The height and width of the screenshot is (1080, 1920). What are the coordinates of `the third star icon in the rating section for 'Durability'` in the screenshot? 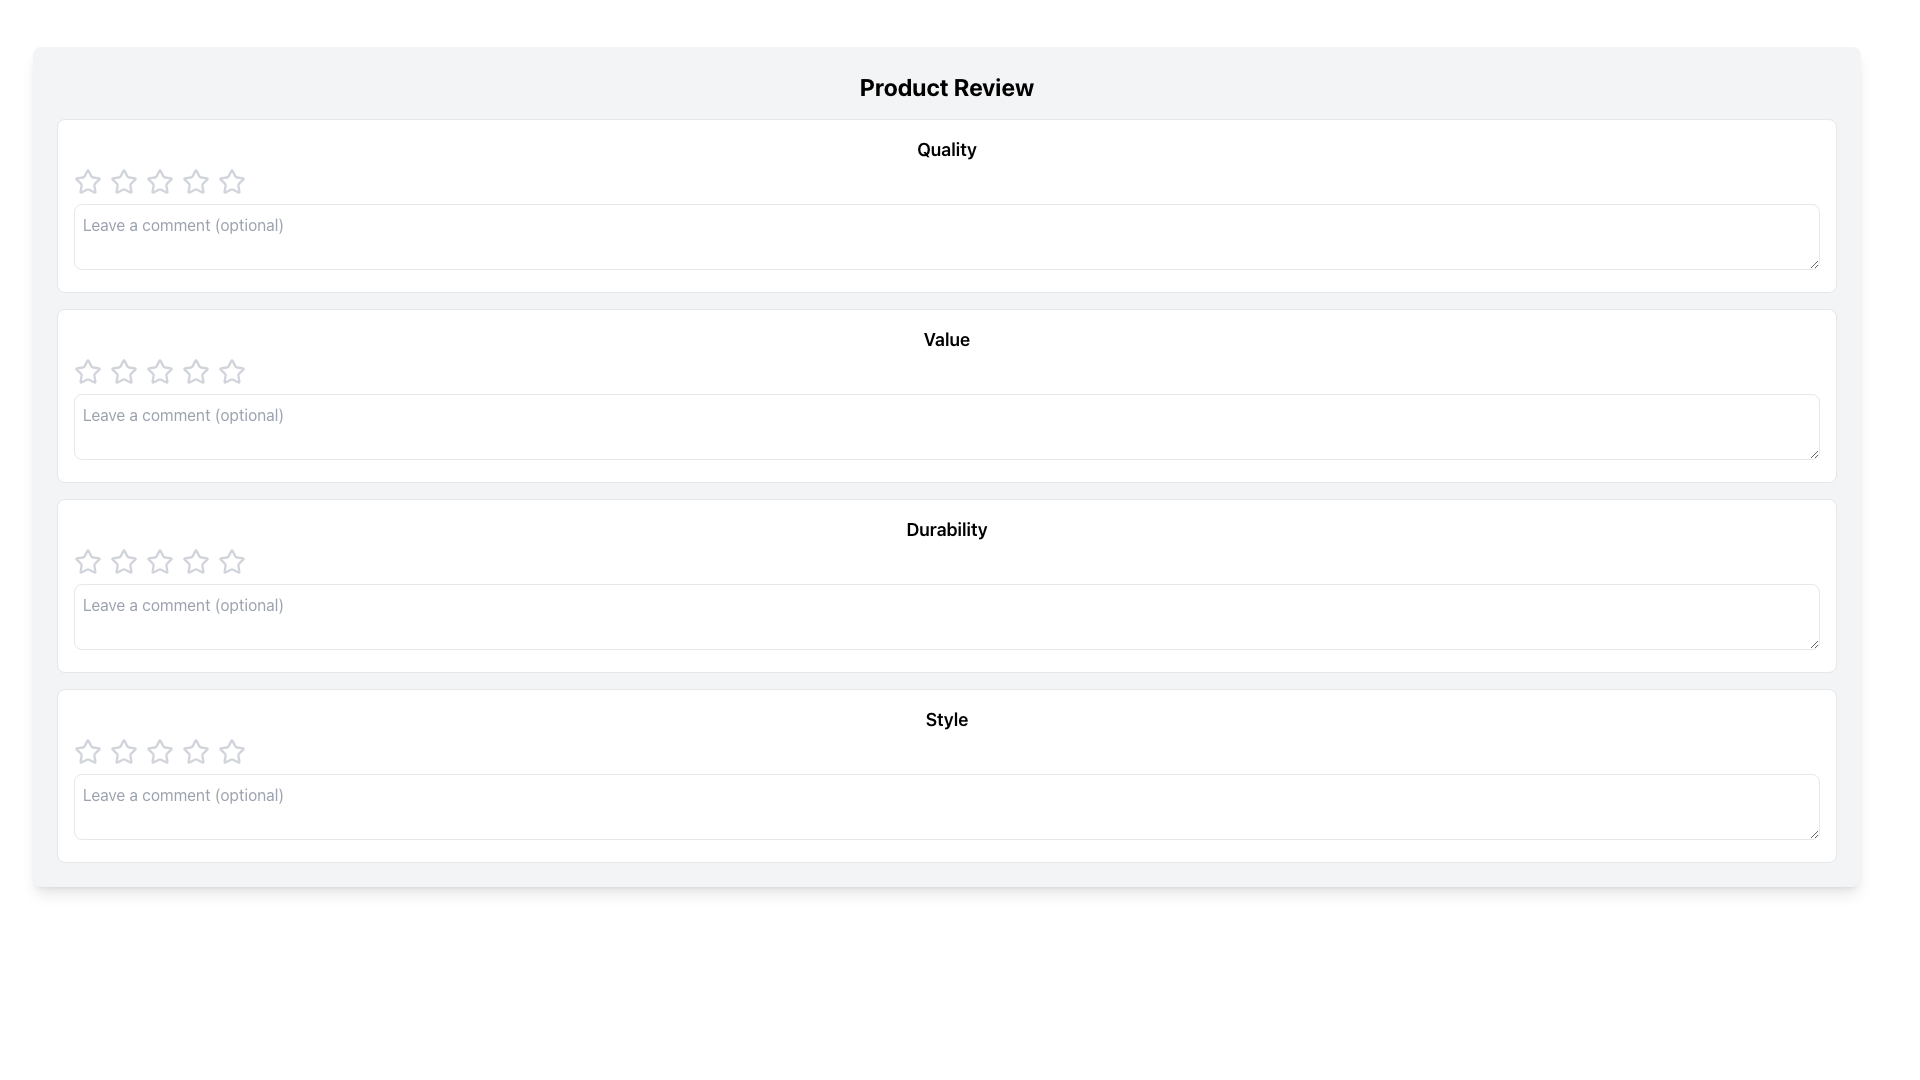 It's located at (123, 562).